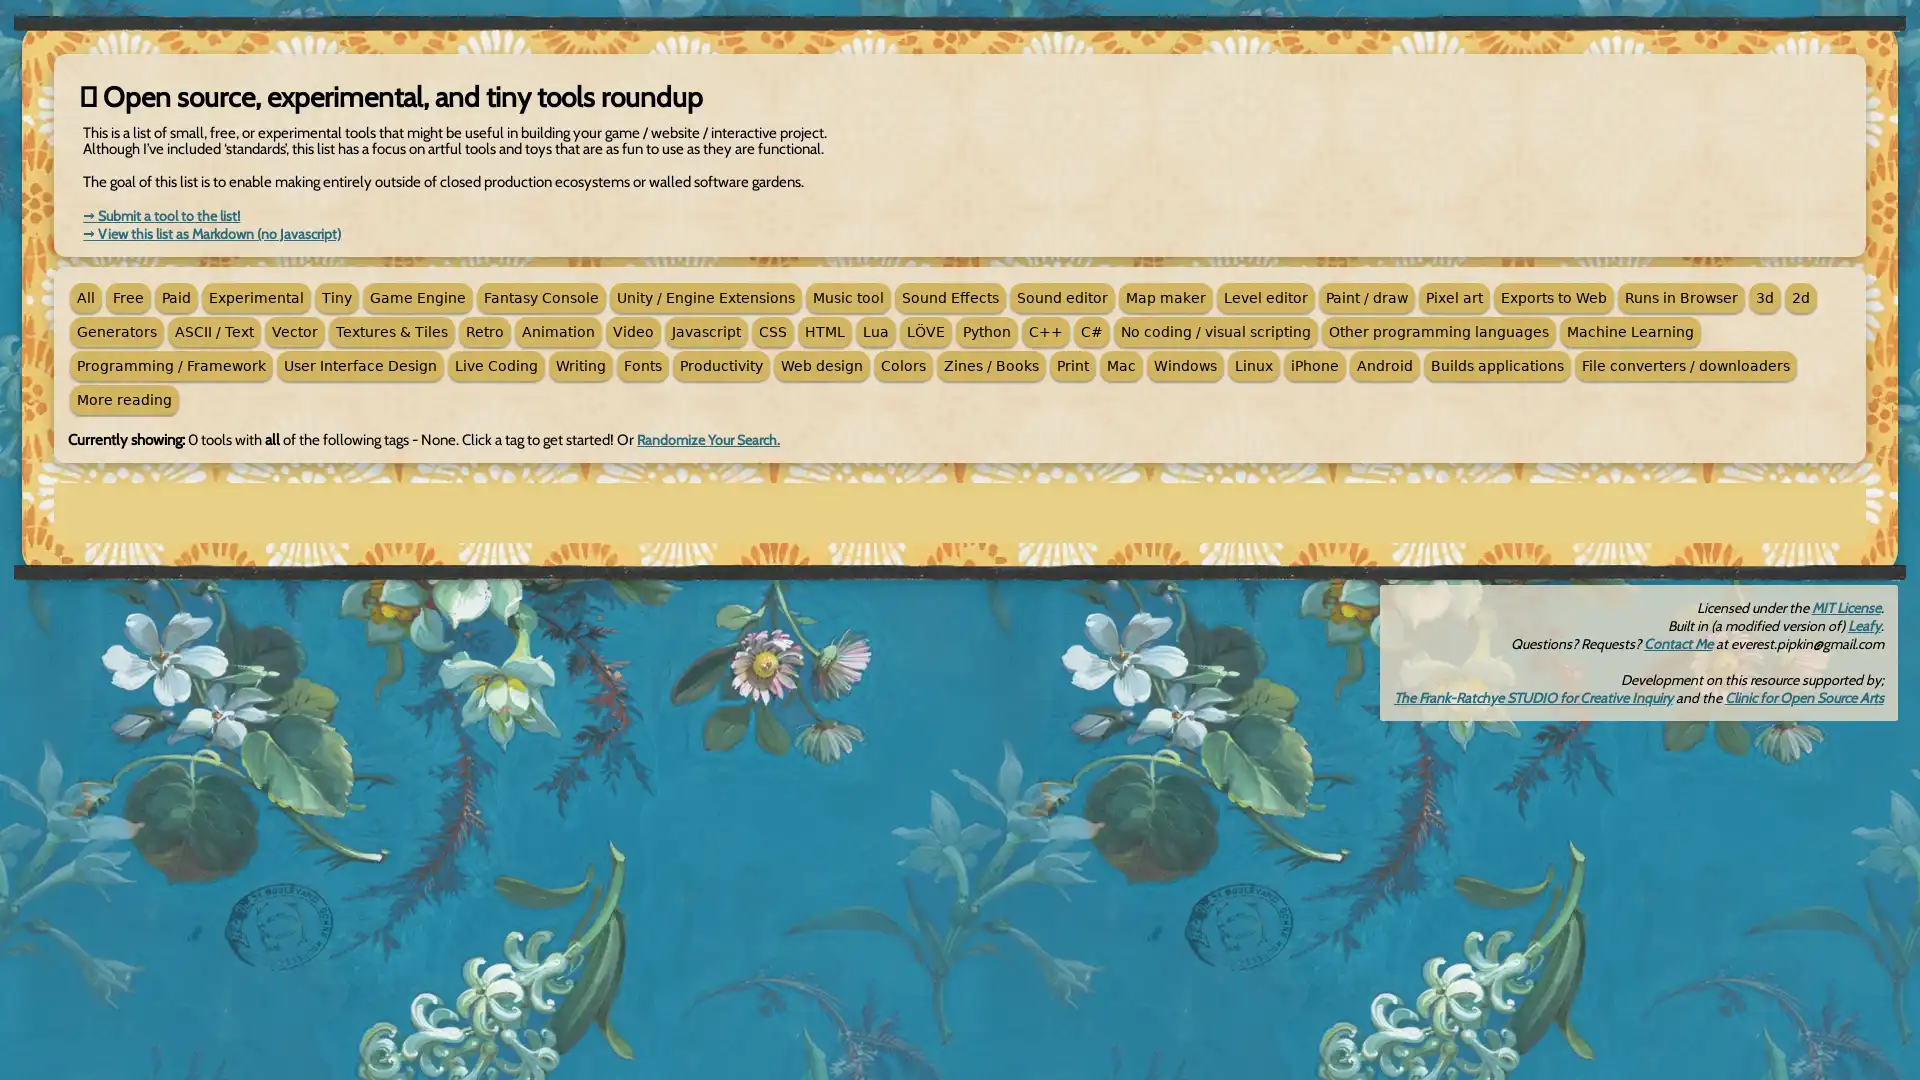 The image size is (1920, 1080). What do you see at coordinates (848, 297) in the screenshot?
I see `Music tool` at bounding box center [848, 297].